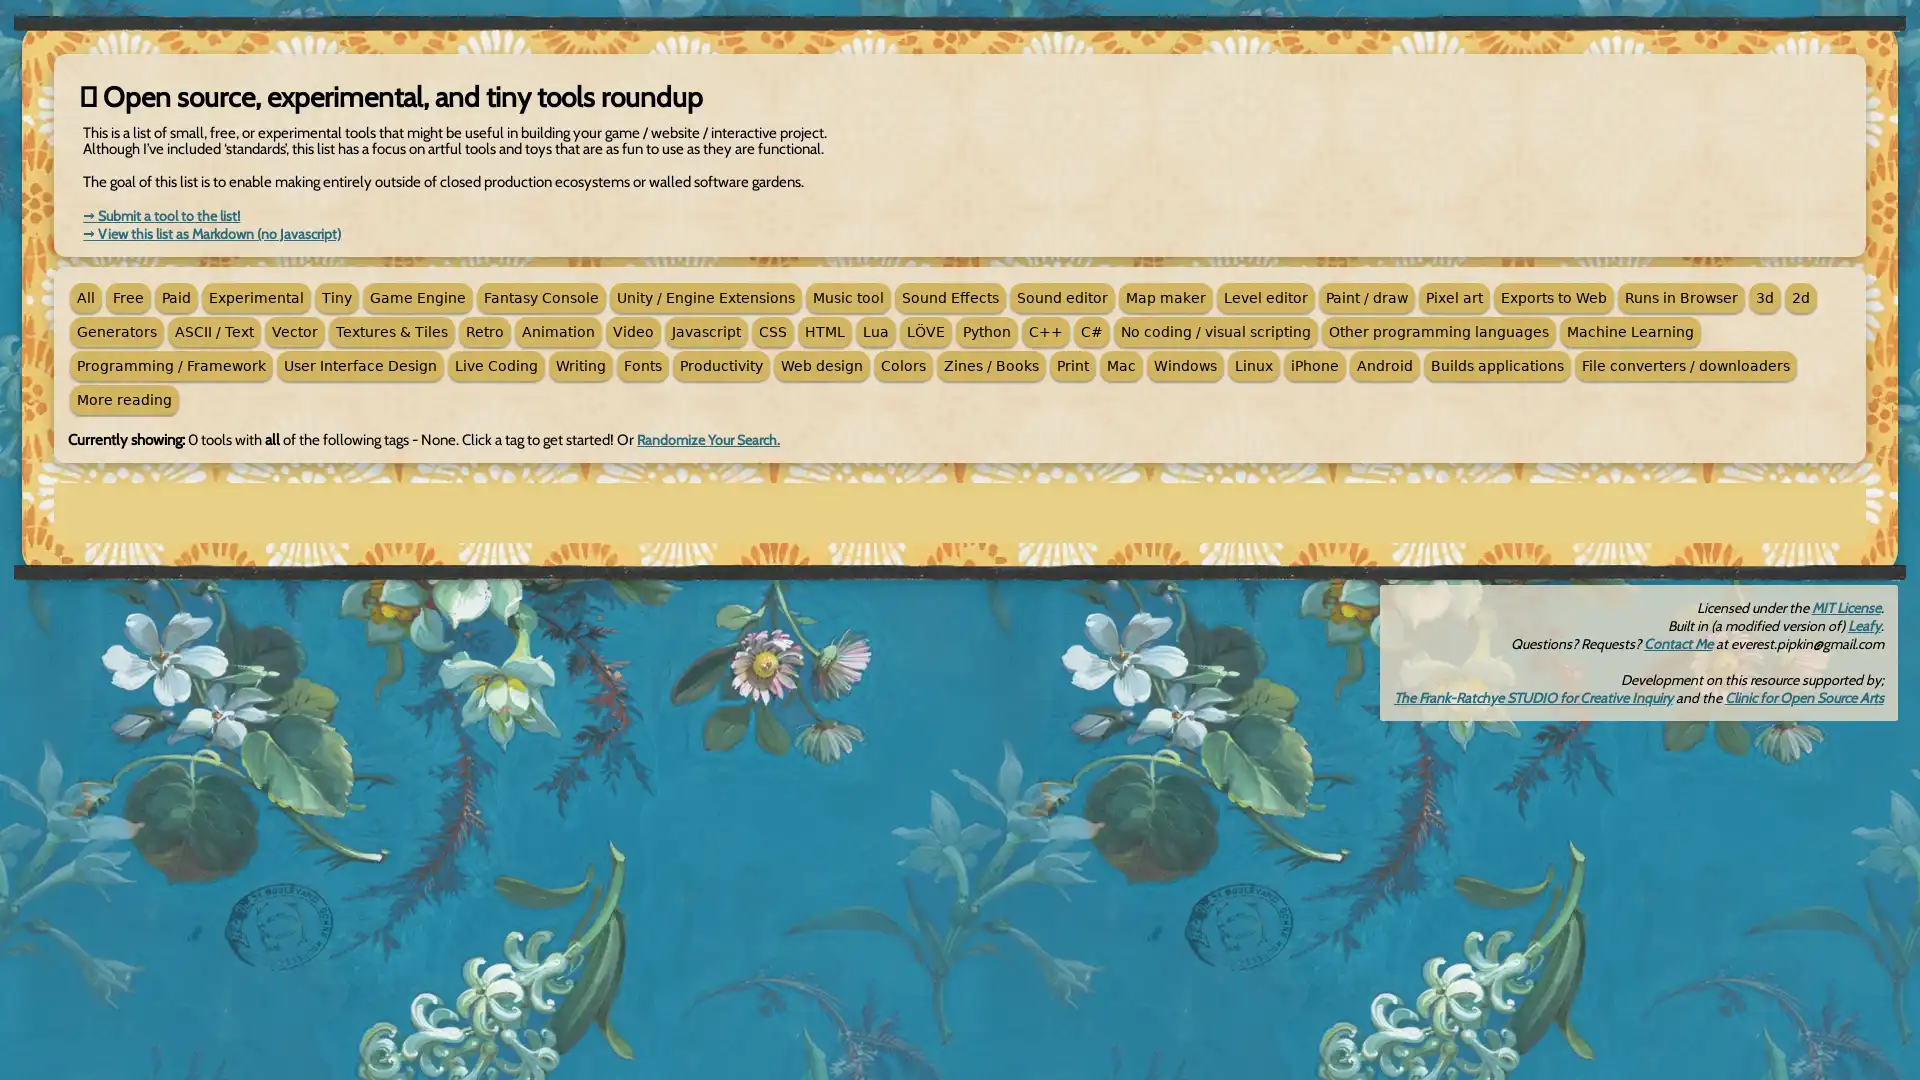 The image size is (1920, 1080). What do you see at coordinates (848, 297) in the screenshot?
I see `Music tool` at bounding box center [848, 297].